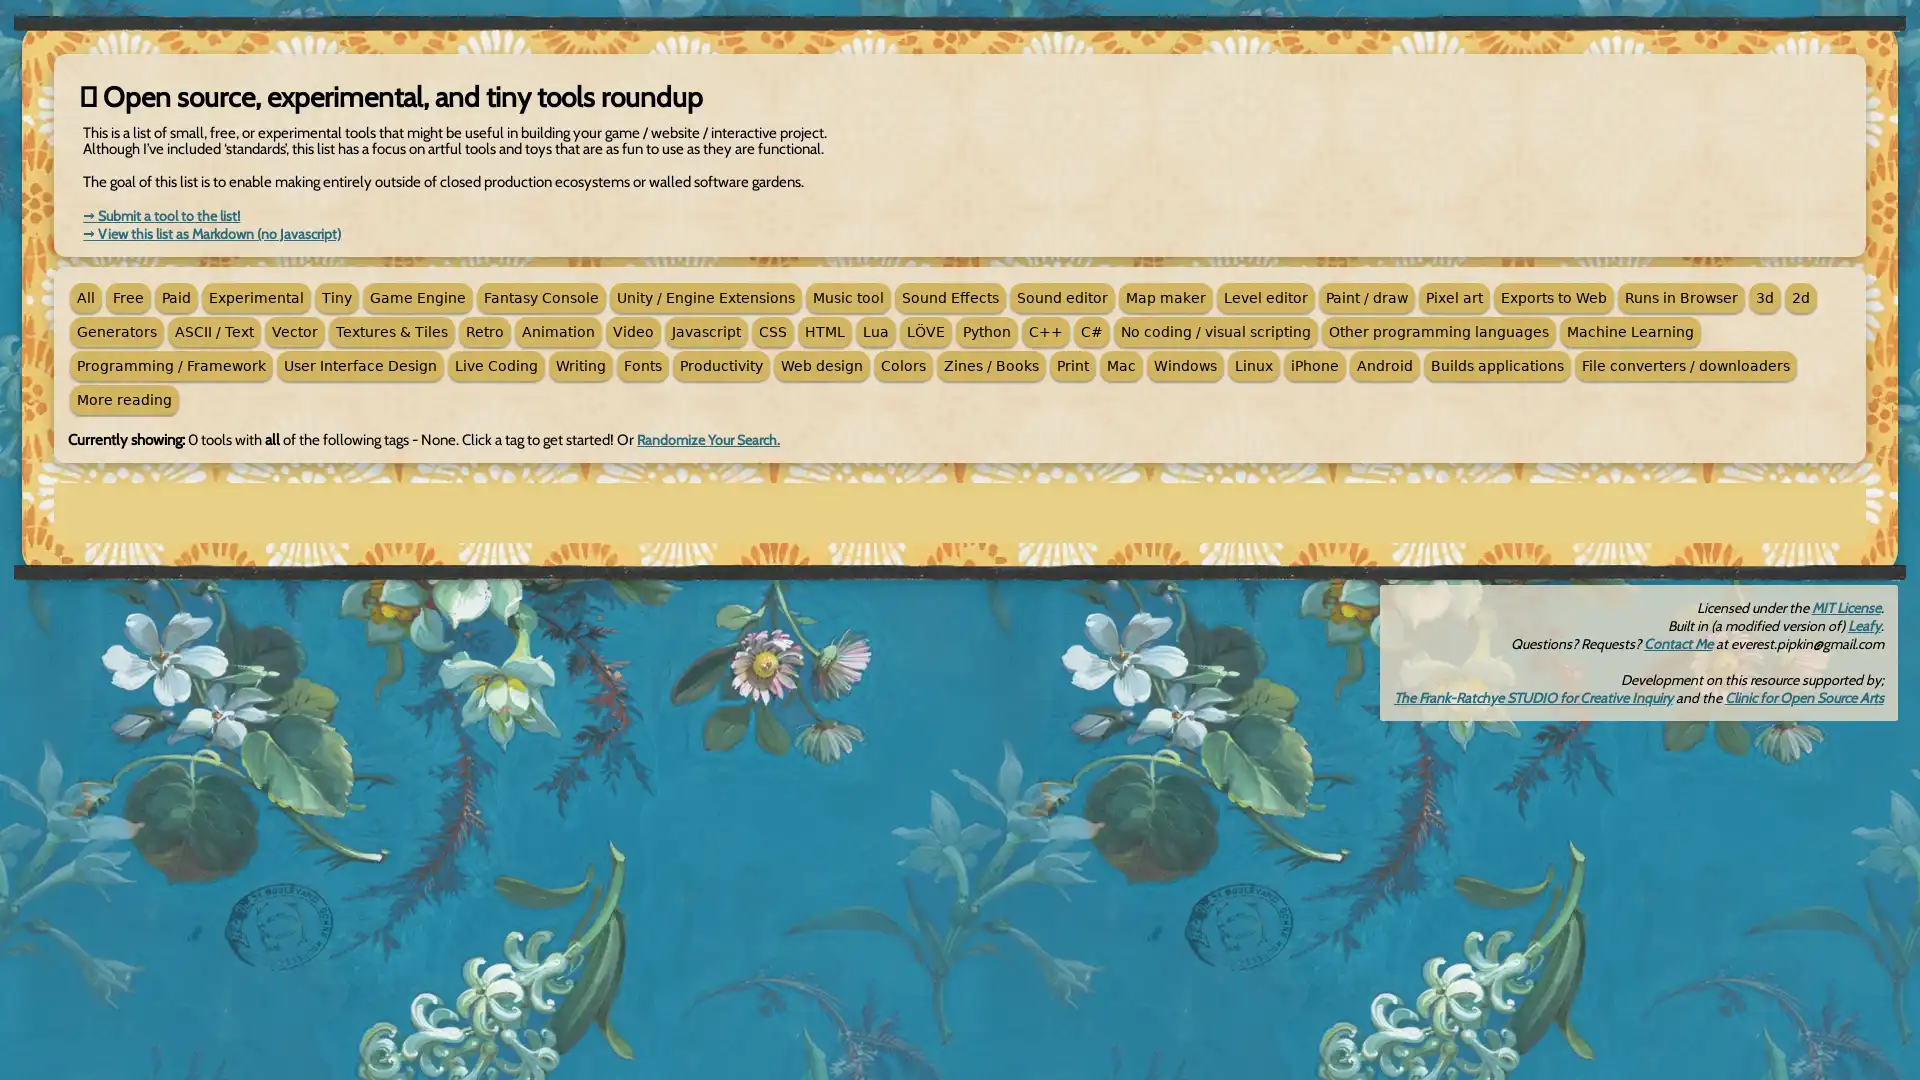 The image size is (1920, 1080). What do you see at coordinates (848, 297) in the screenshot?
I see `Music tool` at bounding box center [848, 297].